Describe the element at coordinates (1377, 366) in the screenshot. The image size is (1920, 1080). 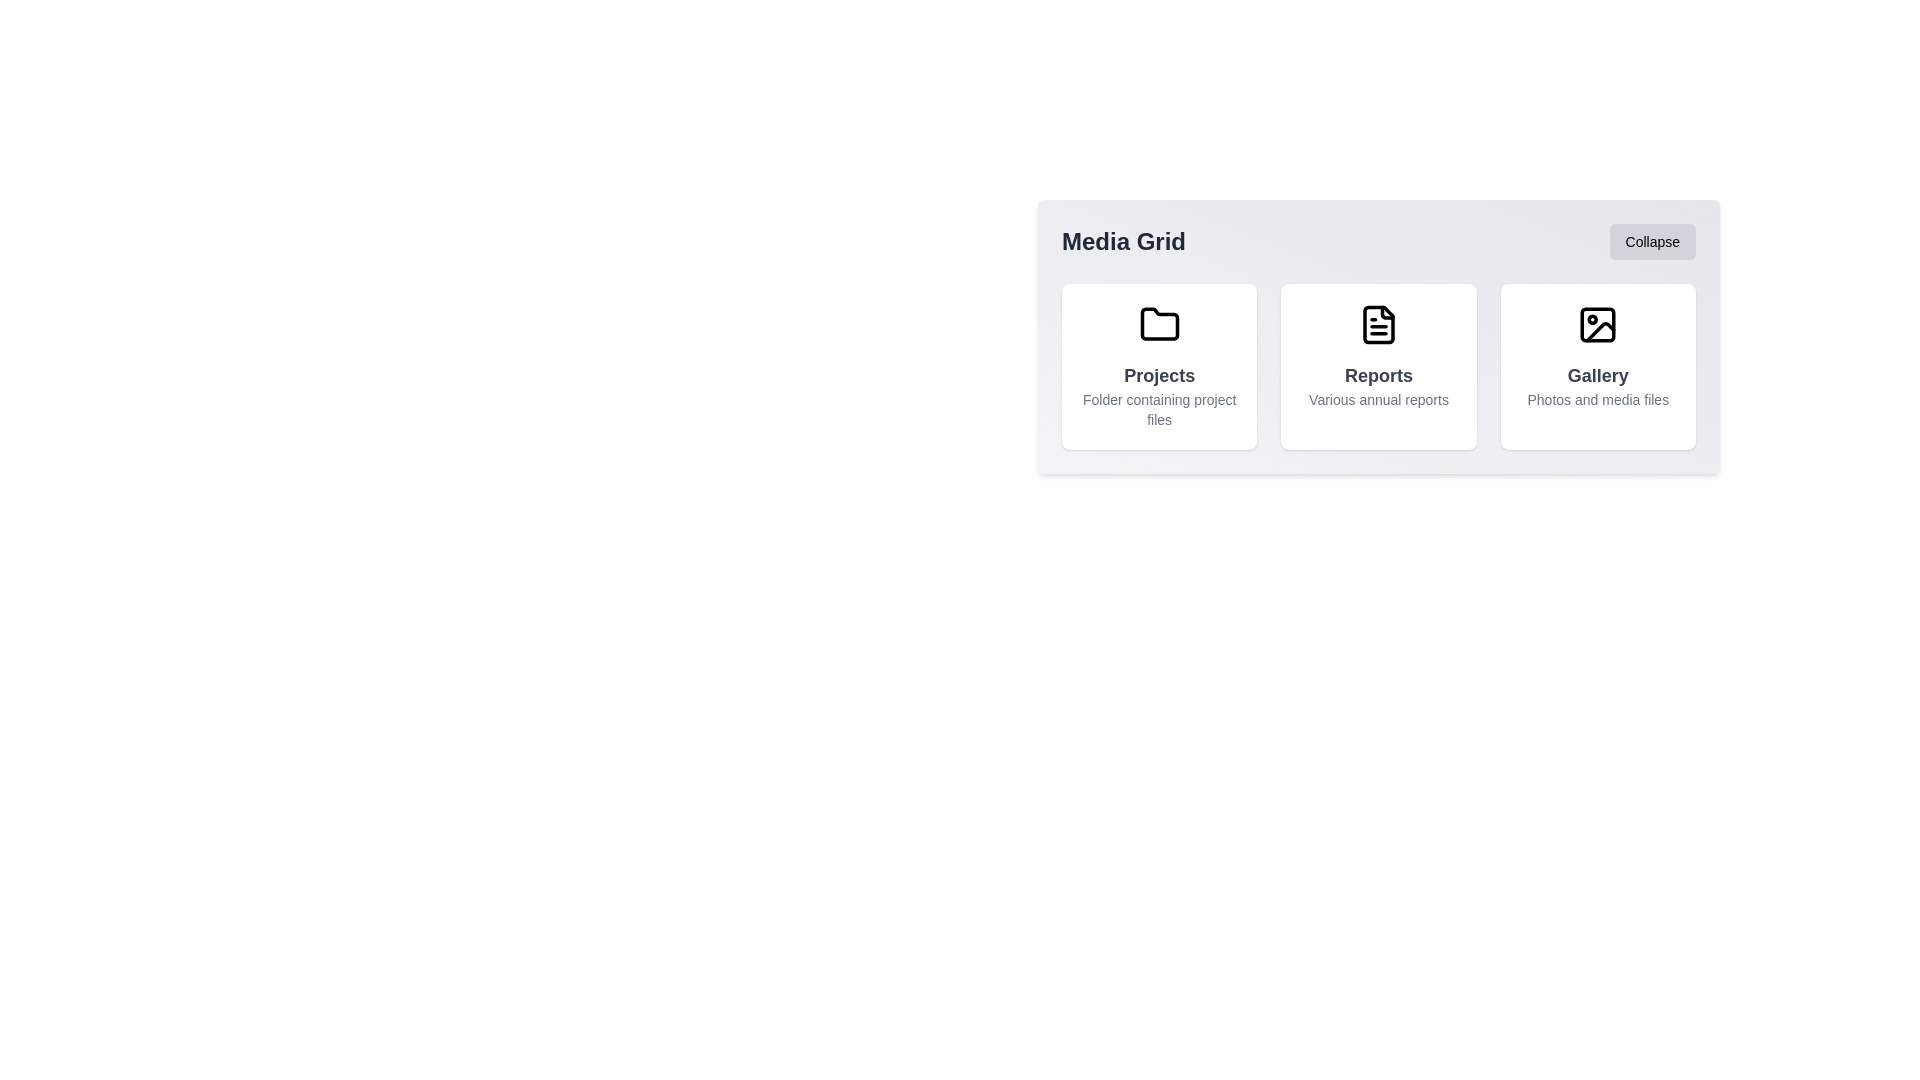
I see `the grid item Reports` at that location.